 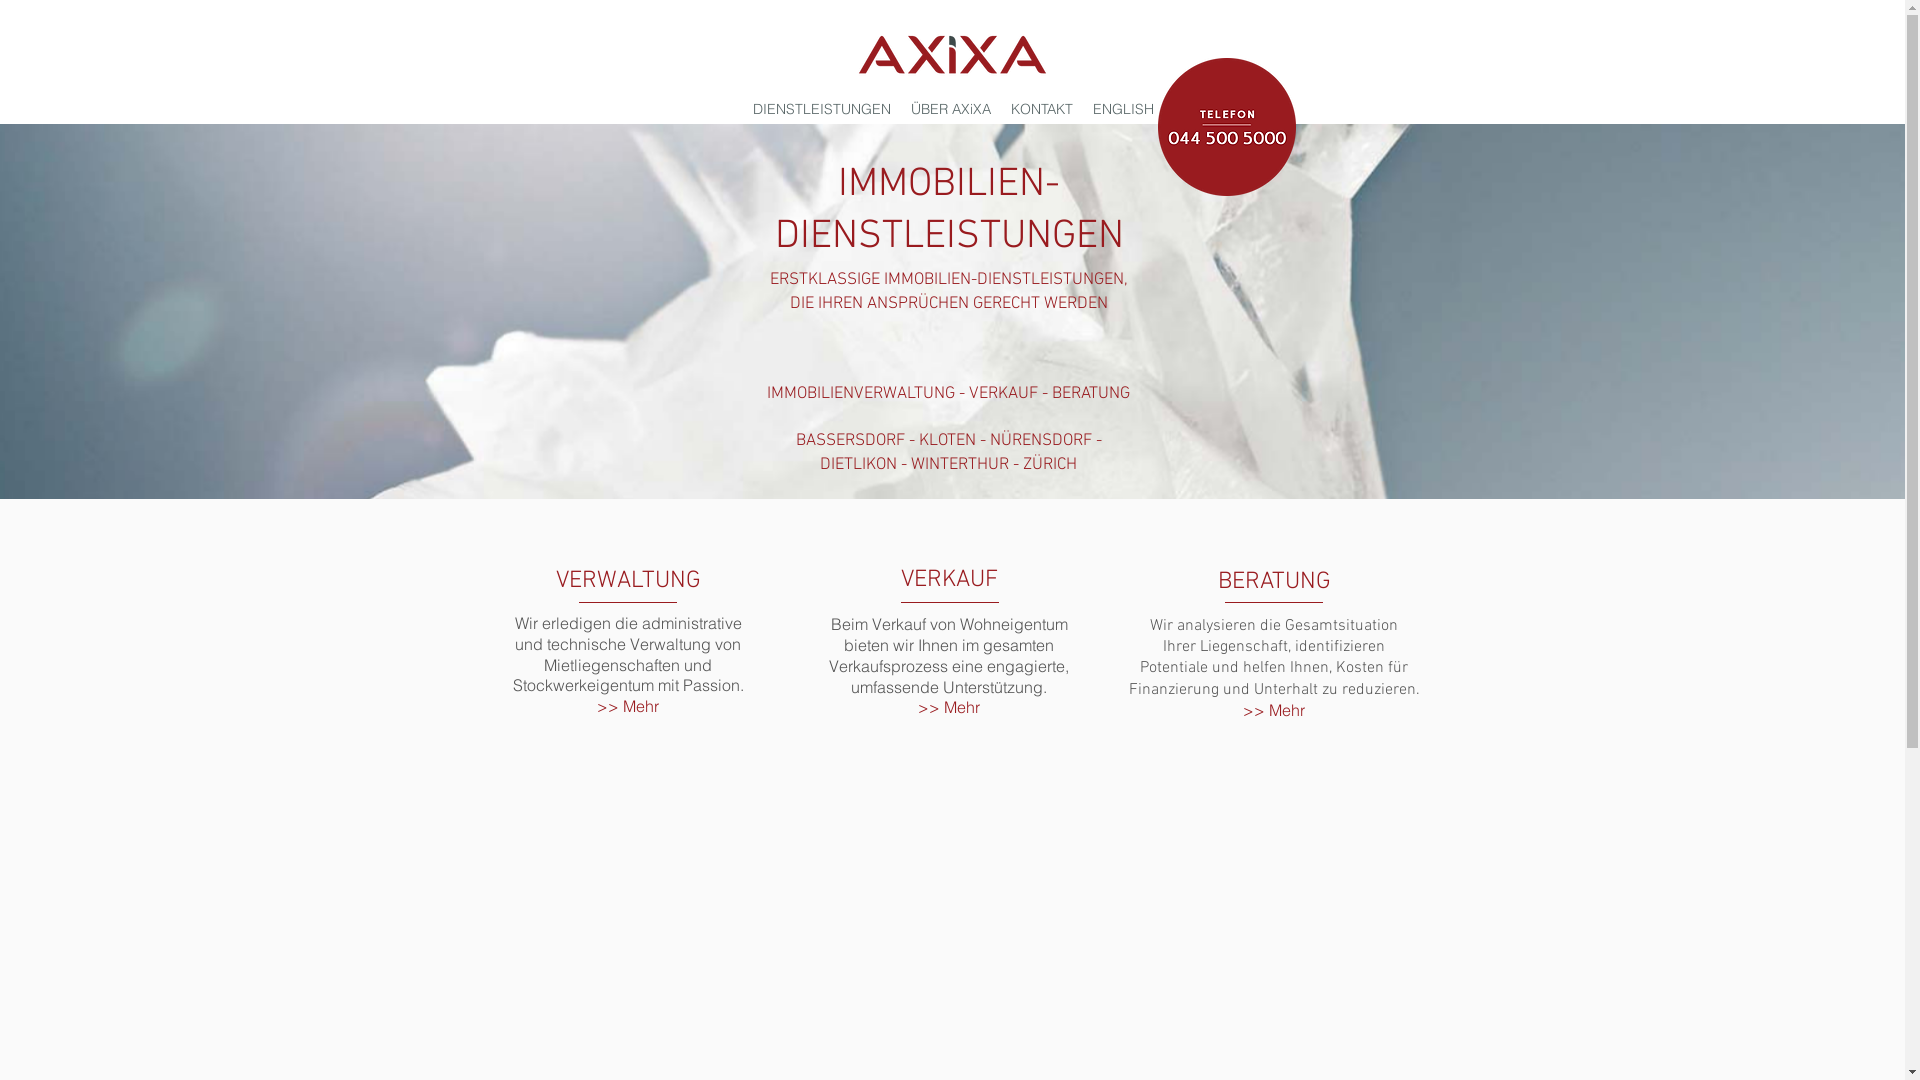 I want to click on 'ENGLISH', so click(x=1122, y=108).